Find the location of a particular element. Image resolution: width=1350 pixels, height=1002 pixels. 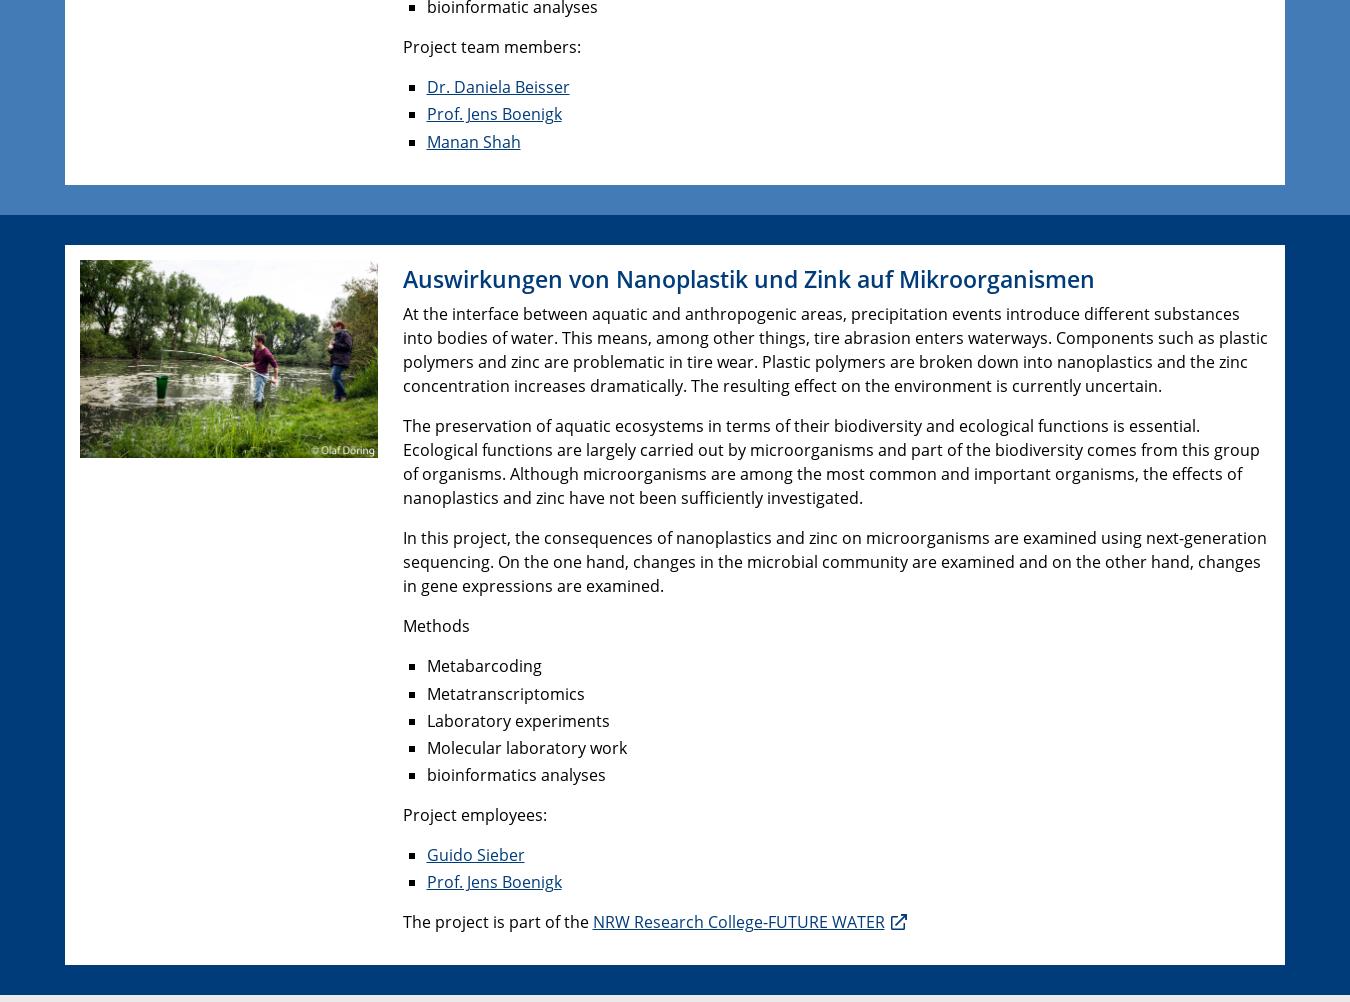

'Methods' is located at coordinates (435, 625).